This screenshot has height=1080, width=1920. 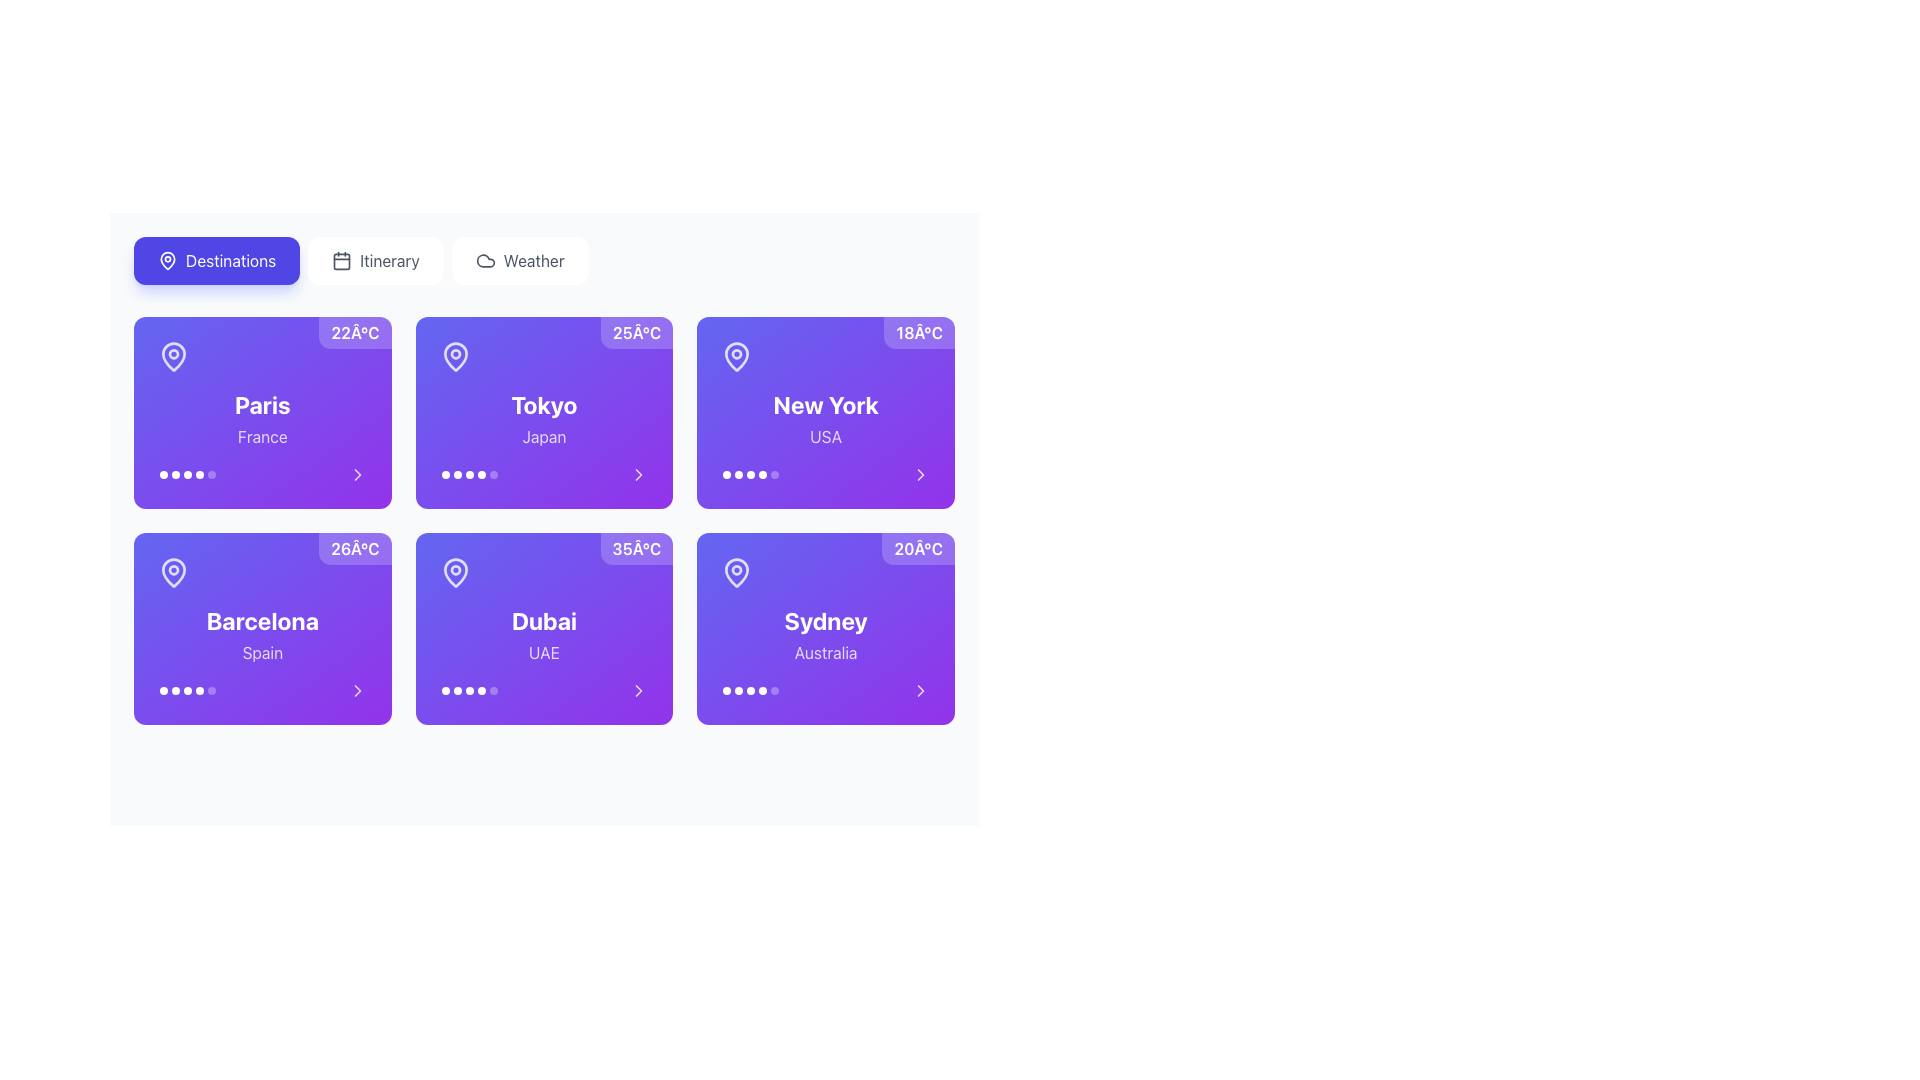 What do you see at coordinates (544, 260) in the screenshot?
I see `the navigation tab located at the top of the interface to switch to the corresponding section` at bounding box center [544, 260].